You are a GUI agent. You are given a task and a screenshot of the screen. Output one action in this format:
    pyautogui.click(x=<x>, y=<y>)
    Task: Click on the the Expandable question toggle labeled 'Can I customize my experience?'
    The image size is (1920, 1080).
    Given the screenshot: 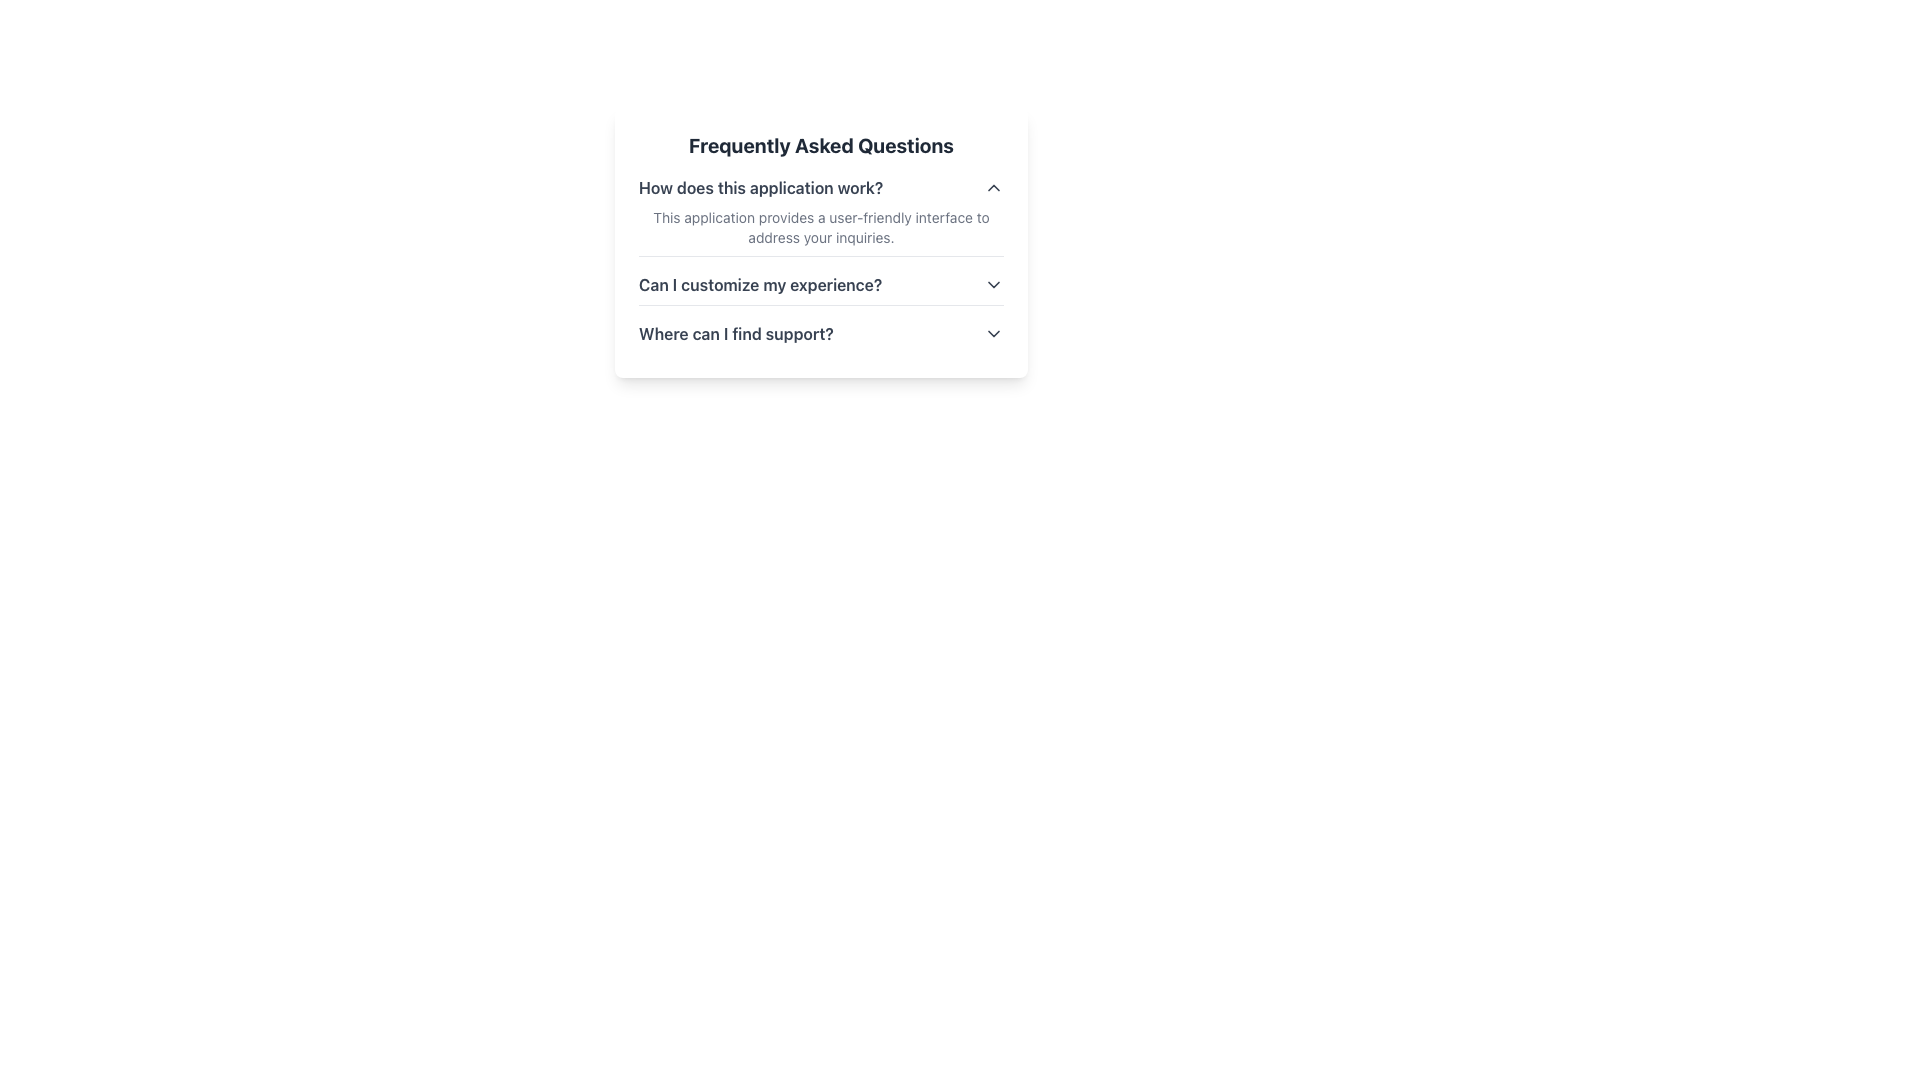 What is the action you would take?
    pyautogui.click(x=821, y=285)
    